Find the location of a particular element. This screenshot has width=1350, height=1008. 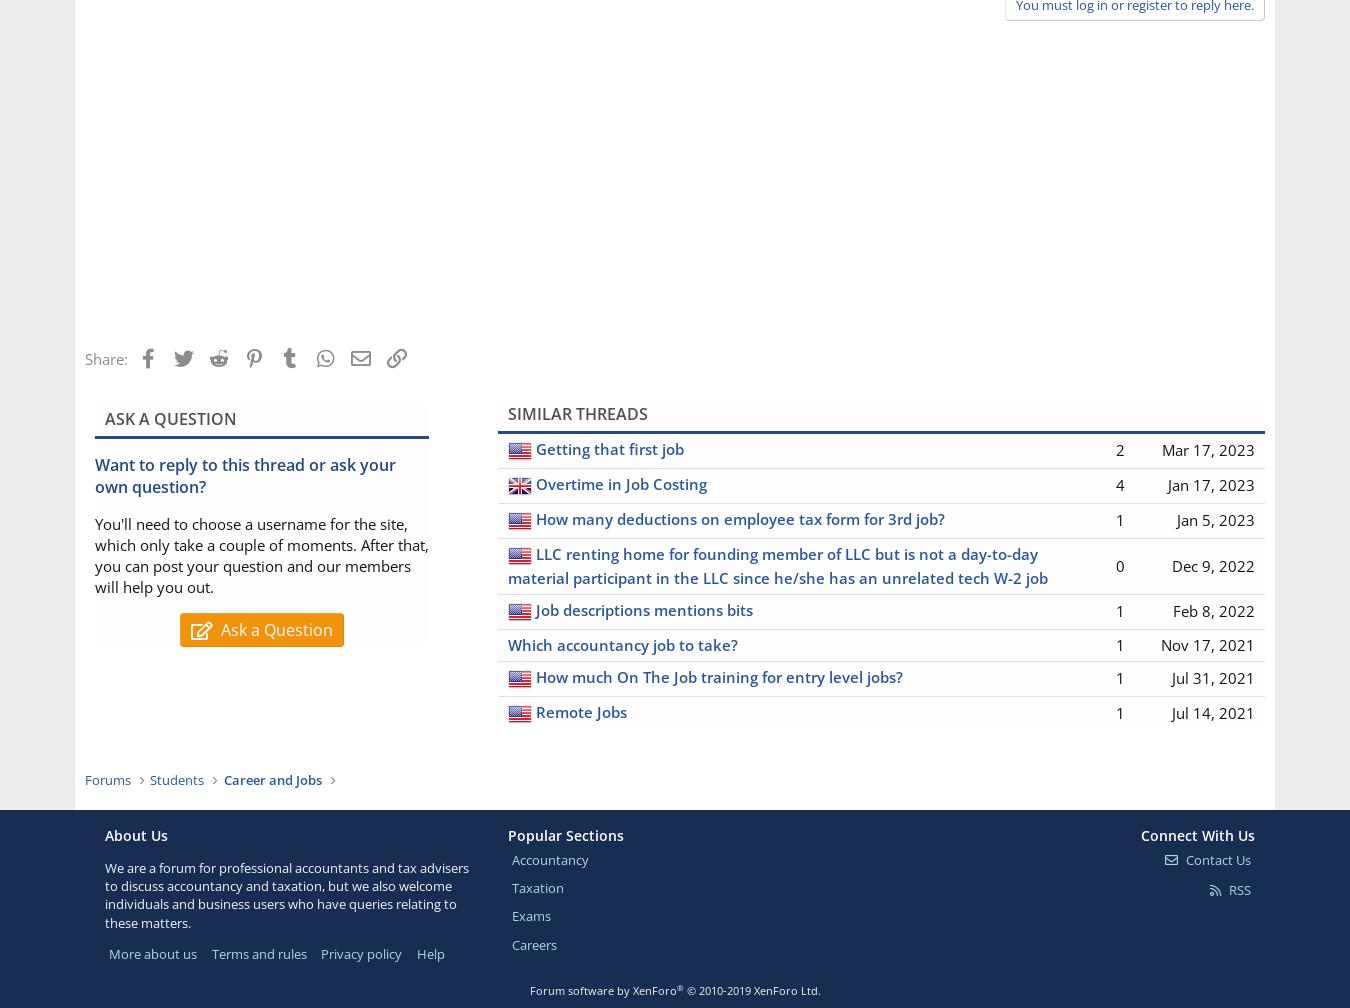

'Share:' is located at coordinates (84, 358).